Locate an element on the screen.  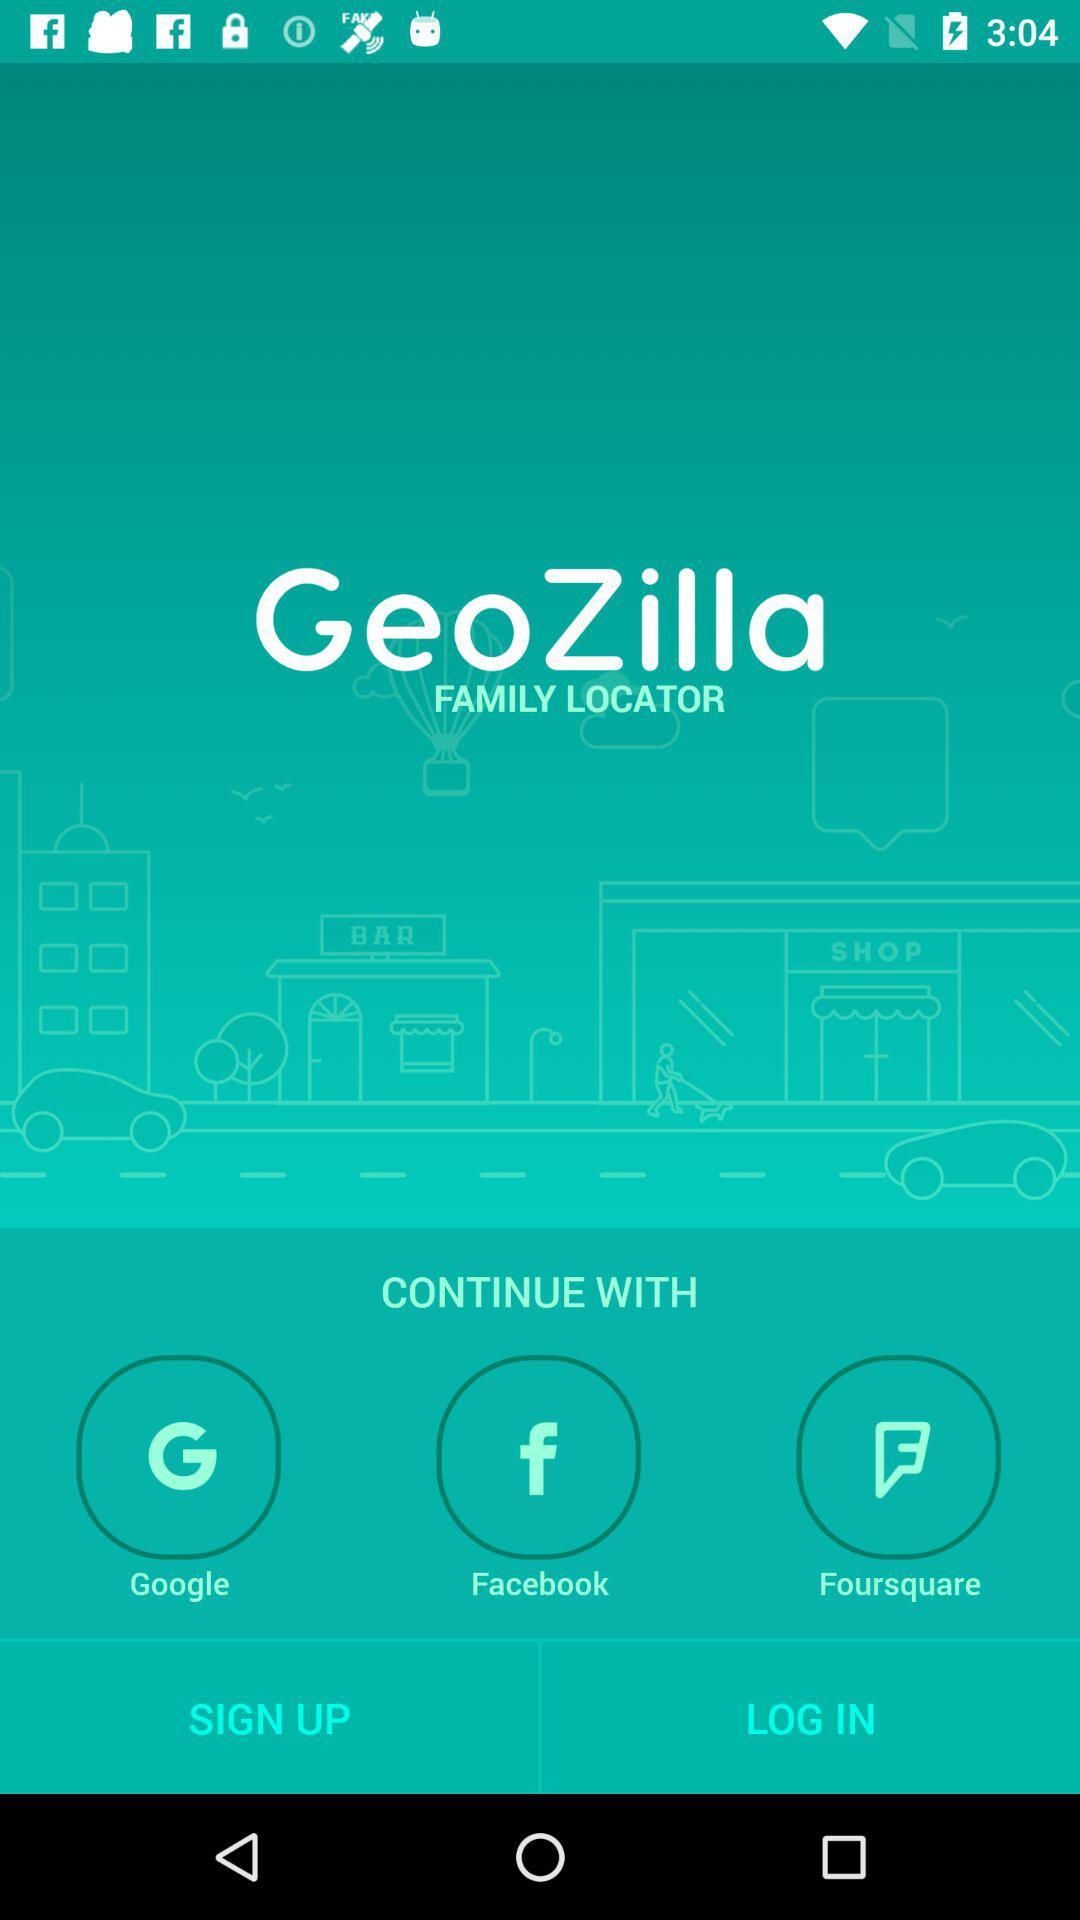
sign in geozilla with your facebook account is located at coordinates (538, 1457).